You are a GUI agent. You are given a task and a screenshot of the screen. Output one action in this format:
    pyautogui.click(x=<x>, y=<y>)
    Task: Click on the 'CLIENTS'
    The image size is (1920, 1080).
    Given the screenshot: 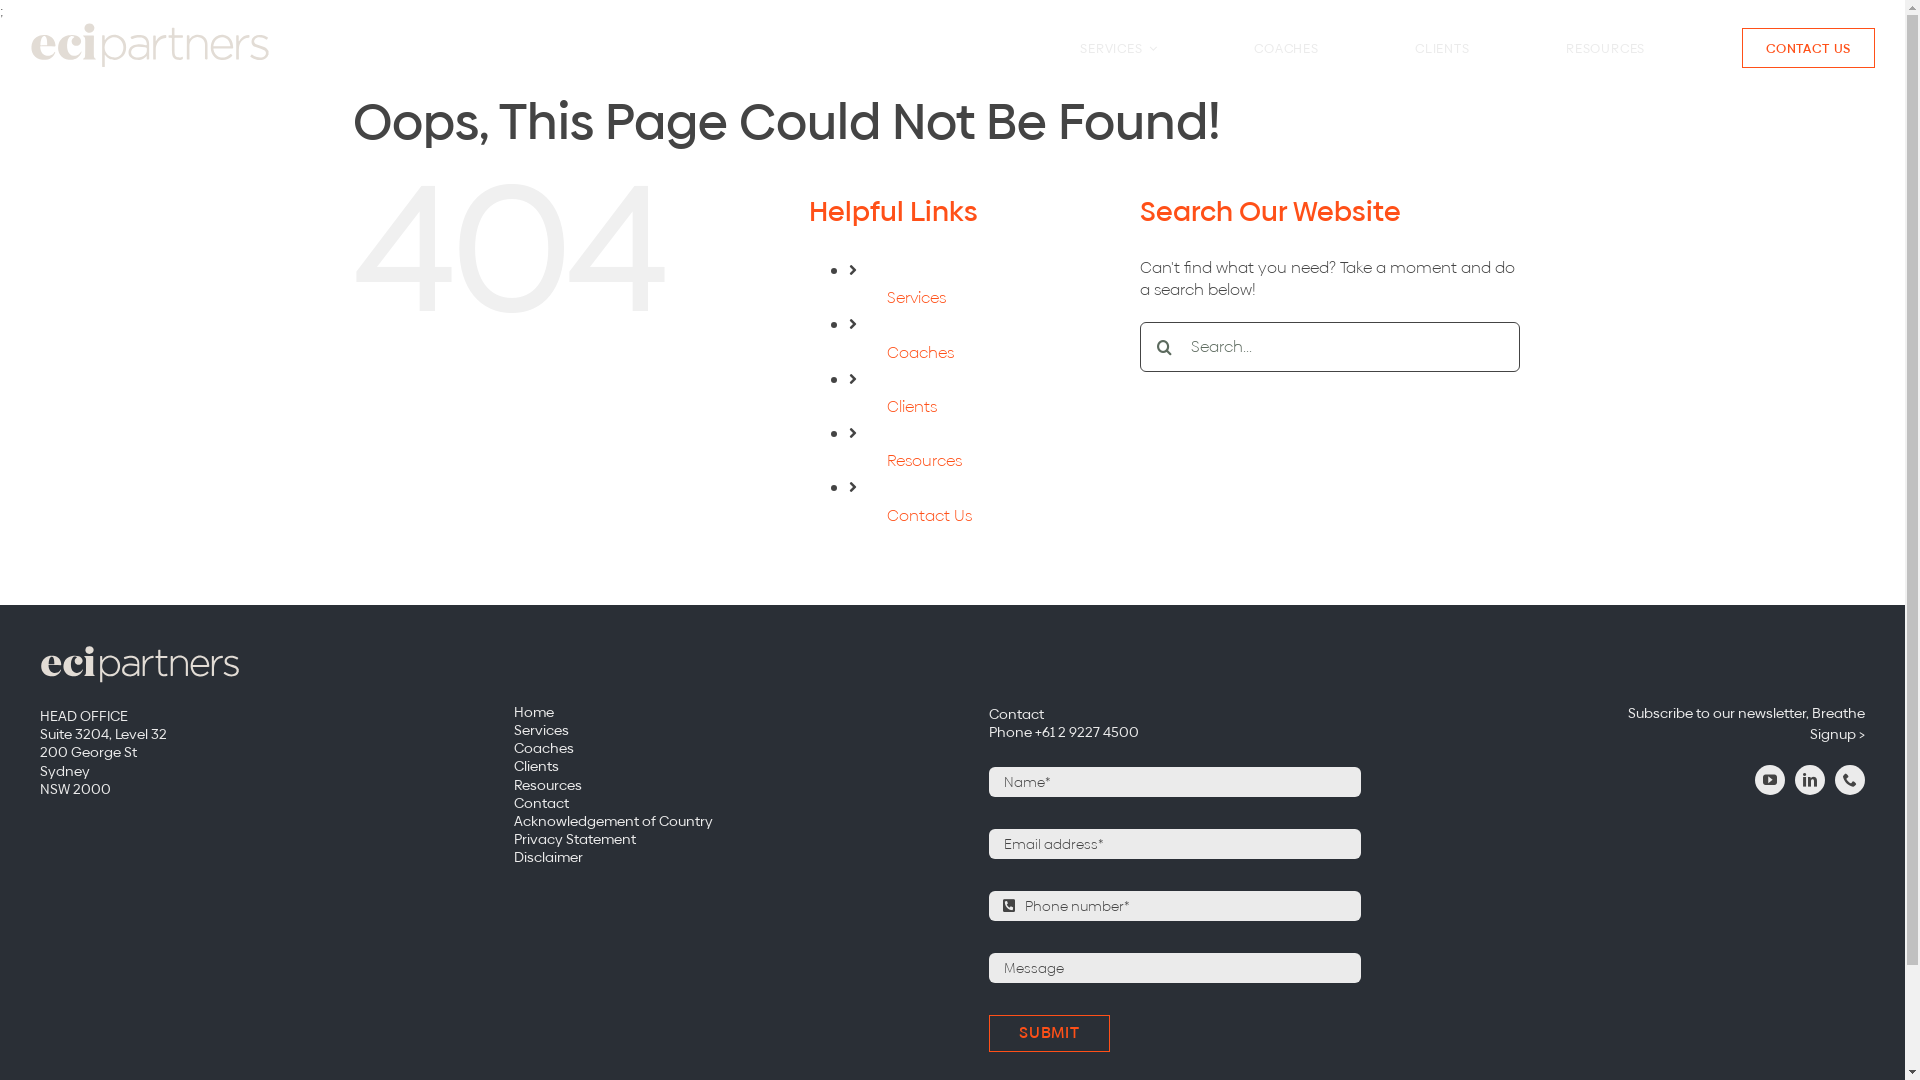 What is the action you would take?
    pyautogui.click(x=1441, y=46)
    